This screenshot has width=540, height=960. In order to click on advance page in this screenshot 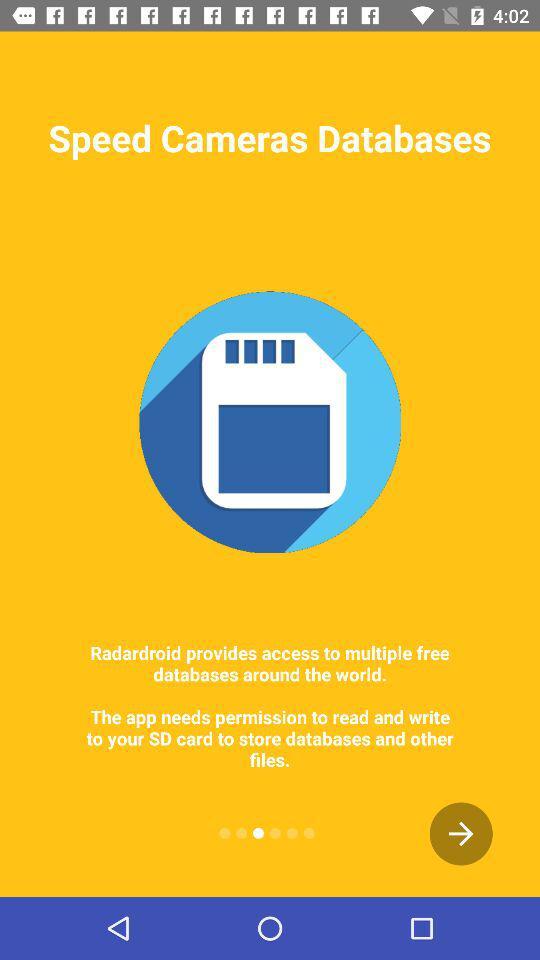, I will do `click(461, 833)`.